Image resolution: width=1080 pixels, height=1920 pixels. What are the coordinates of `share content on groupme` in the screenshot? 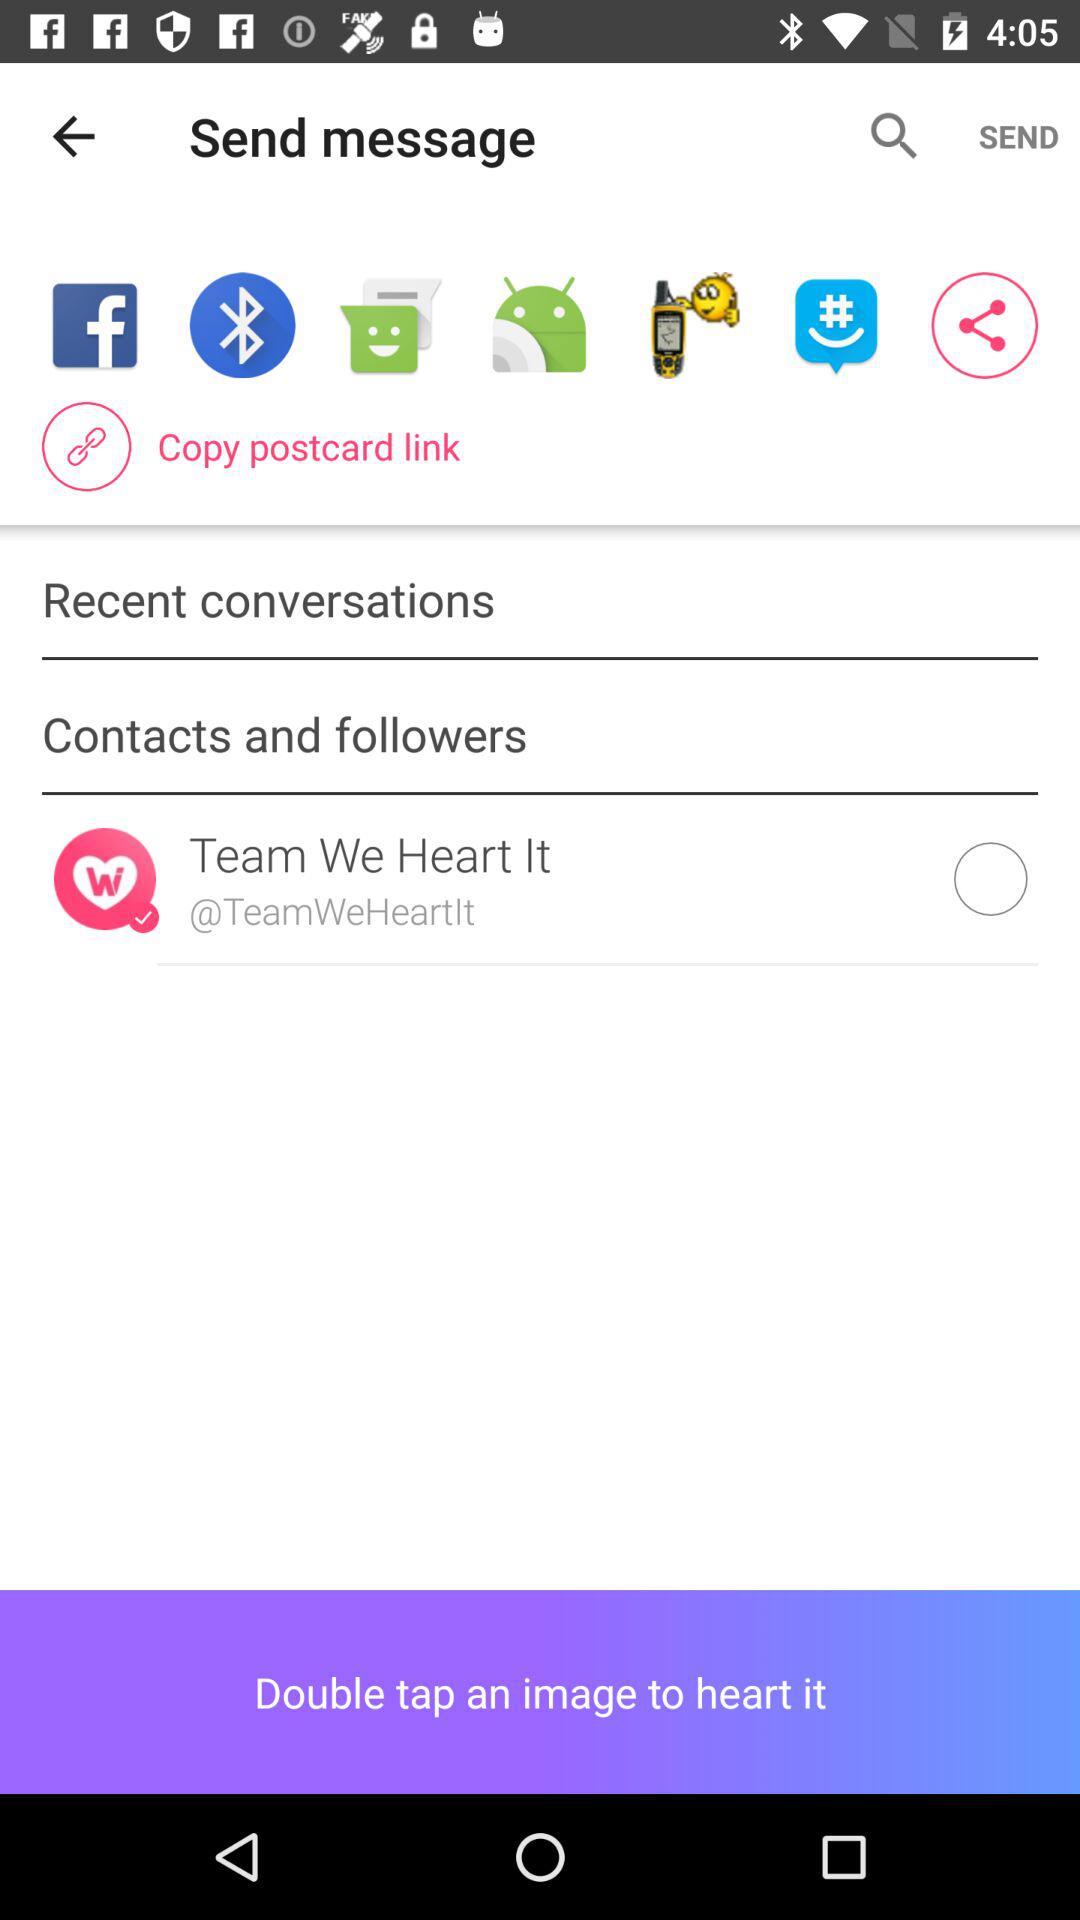 It's located at (836, 325).